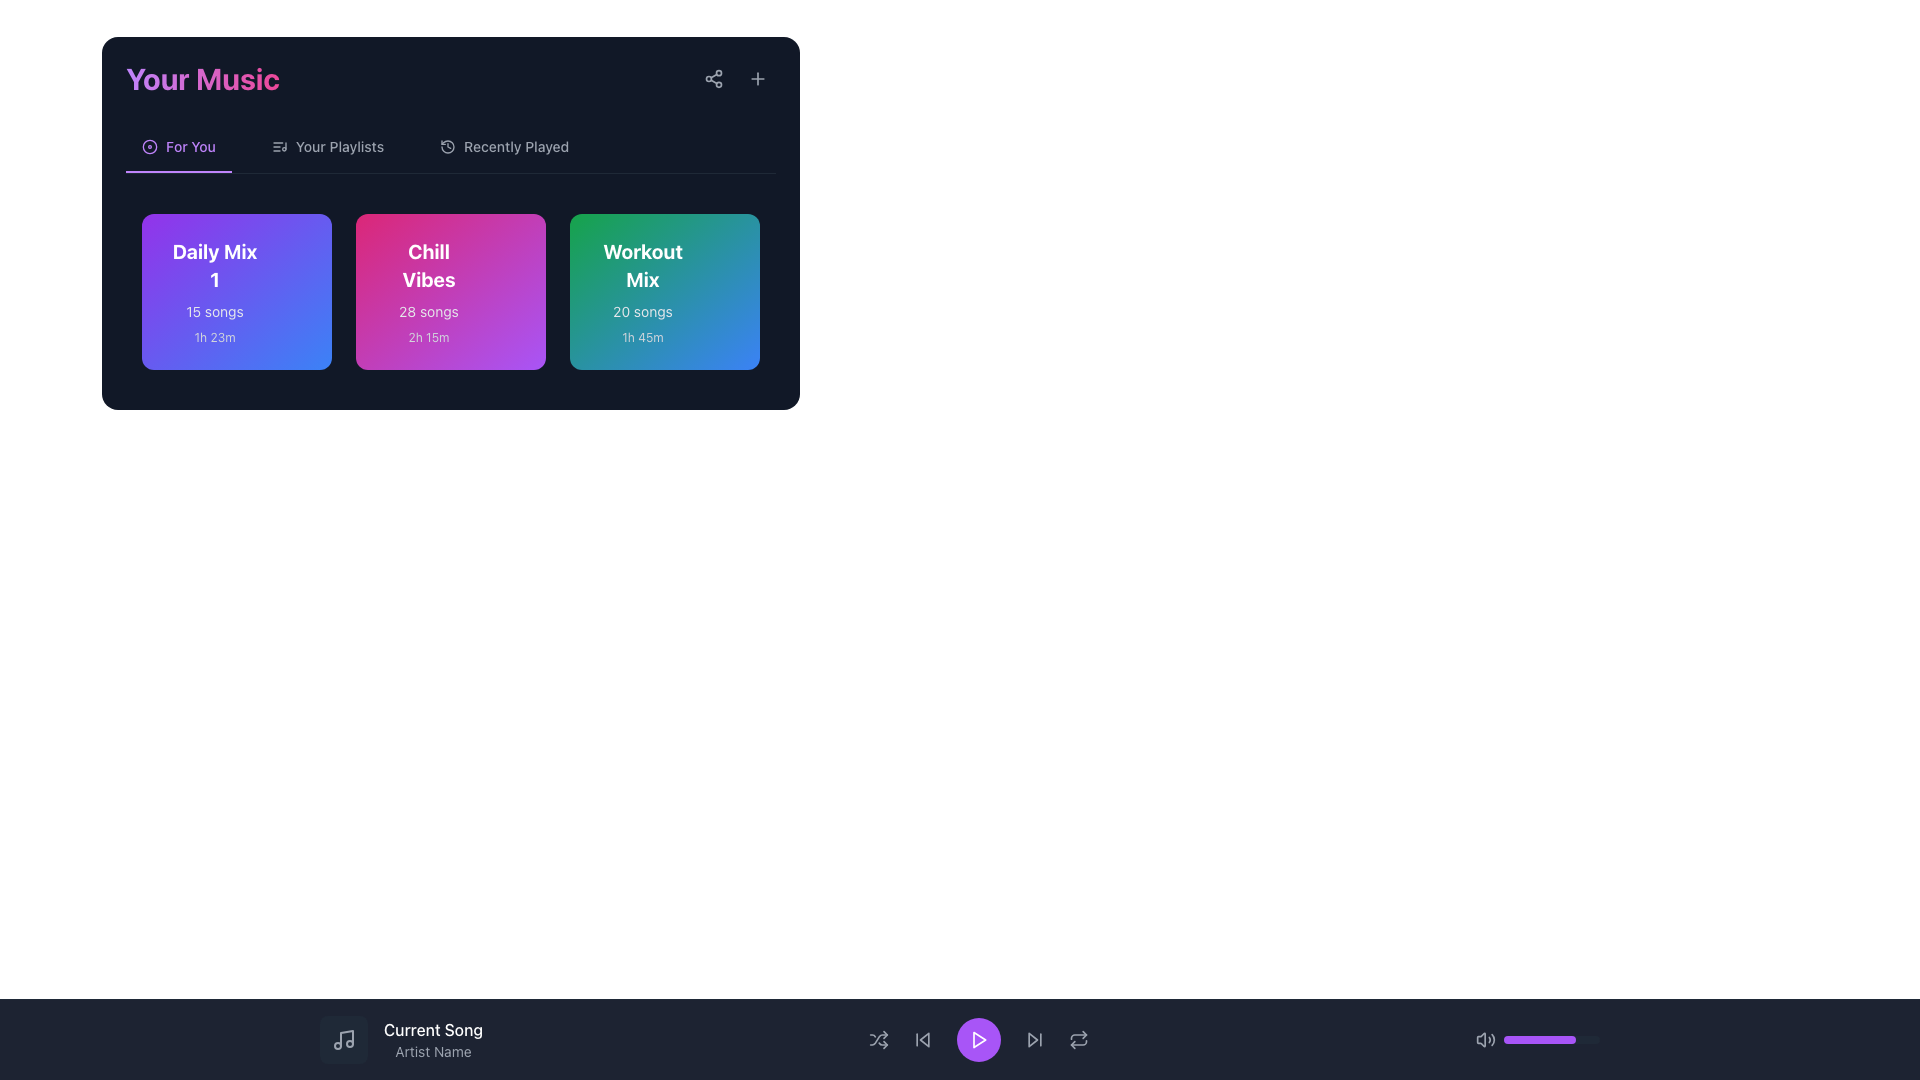 The height and width of the screenshot is (1080, 1920). I want to click on displayed text from the Text label showing the total duration of the playlist 'Workout Mix', located at the bottom of the 'Workout Mix' card, so click(643, 337).